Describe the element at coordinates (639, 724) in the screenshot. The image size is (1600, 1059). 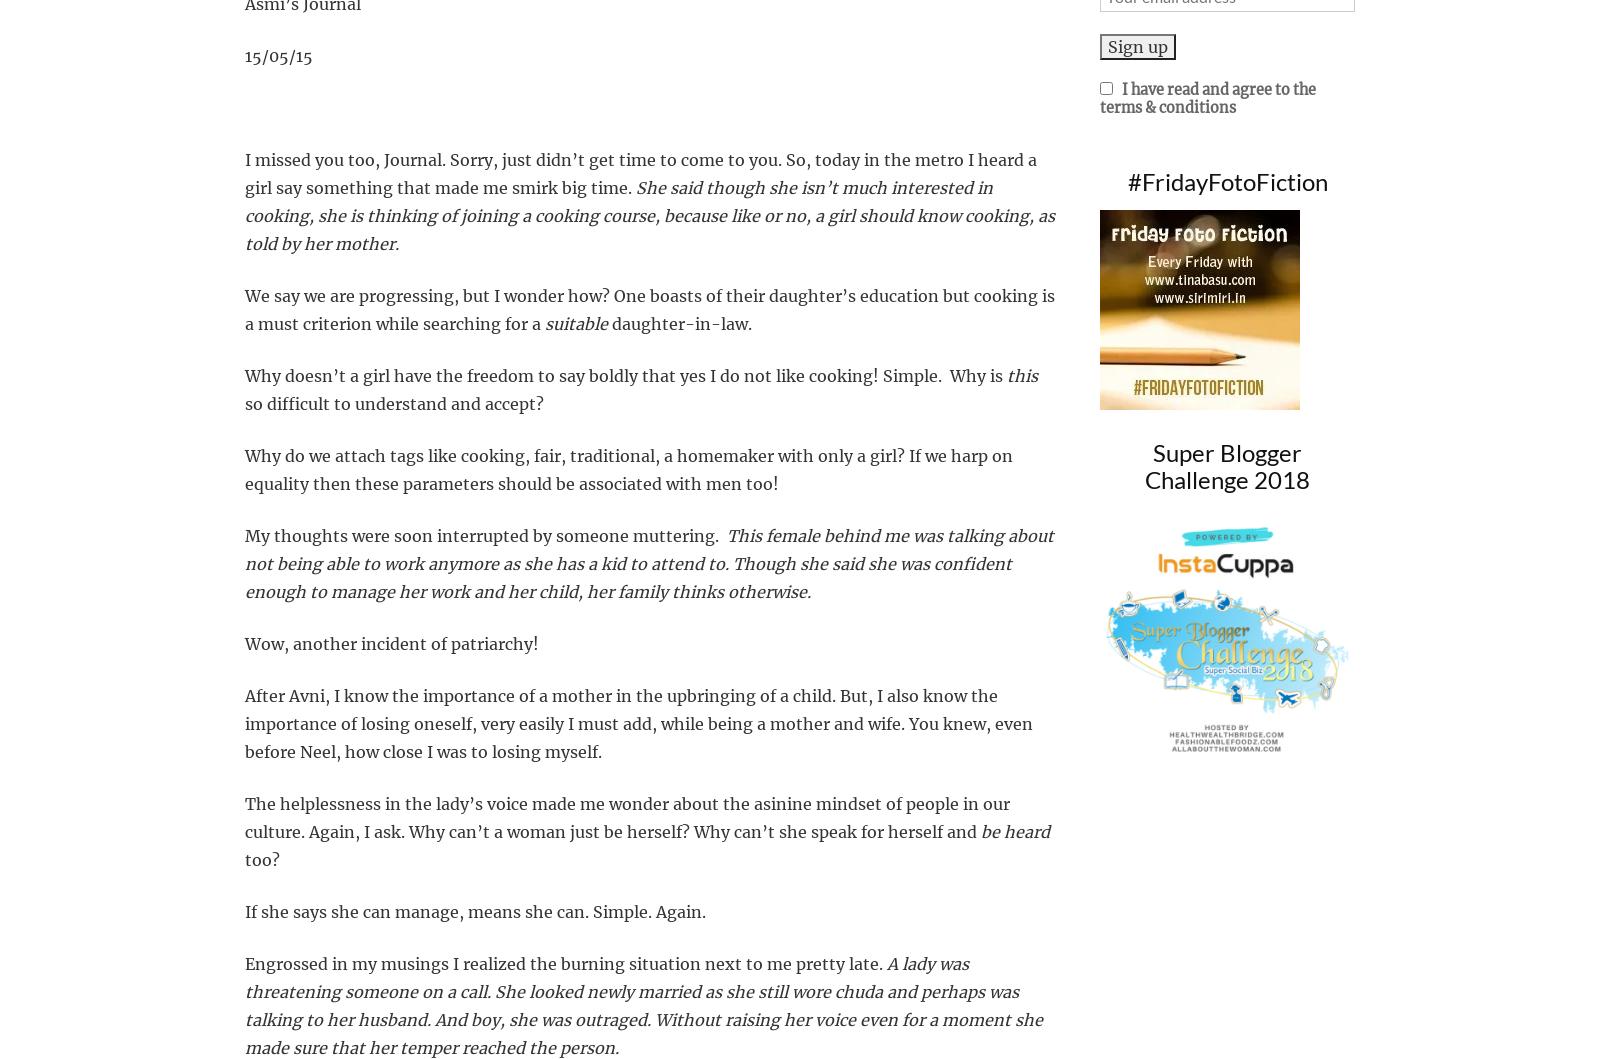
I see `'After Avni, I know the importance of a mother in the upbringing of a child. But, I also know the importance of losing oneself, very easily I must add, while being a mother and wife. You knew, even before Neel, how close I was to losing myself.'` at that location.